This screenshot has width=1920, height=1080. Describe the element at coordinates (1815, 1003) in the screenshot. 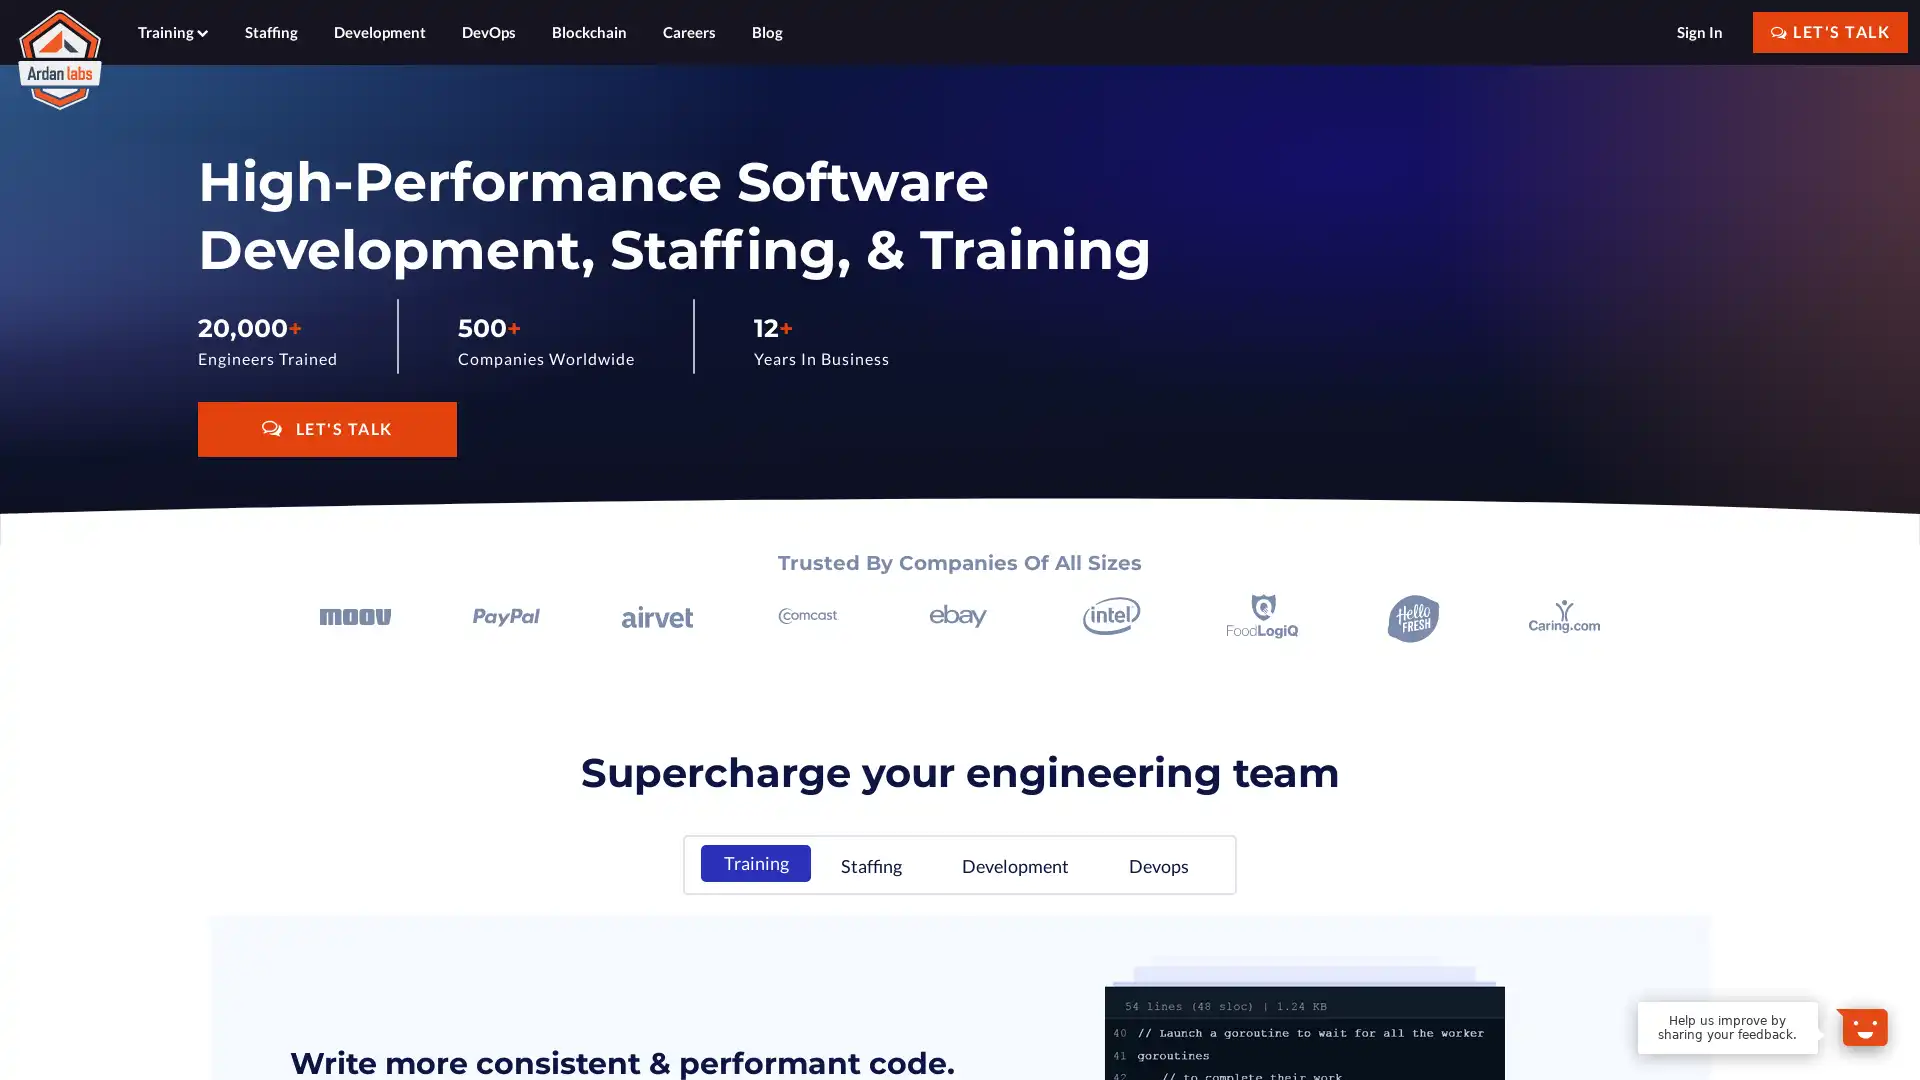

I see `Dismiss Message` at that location.